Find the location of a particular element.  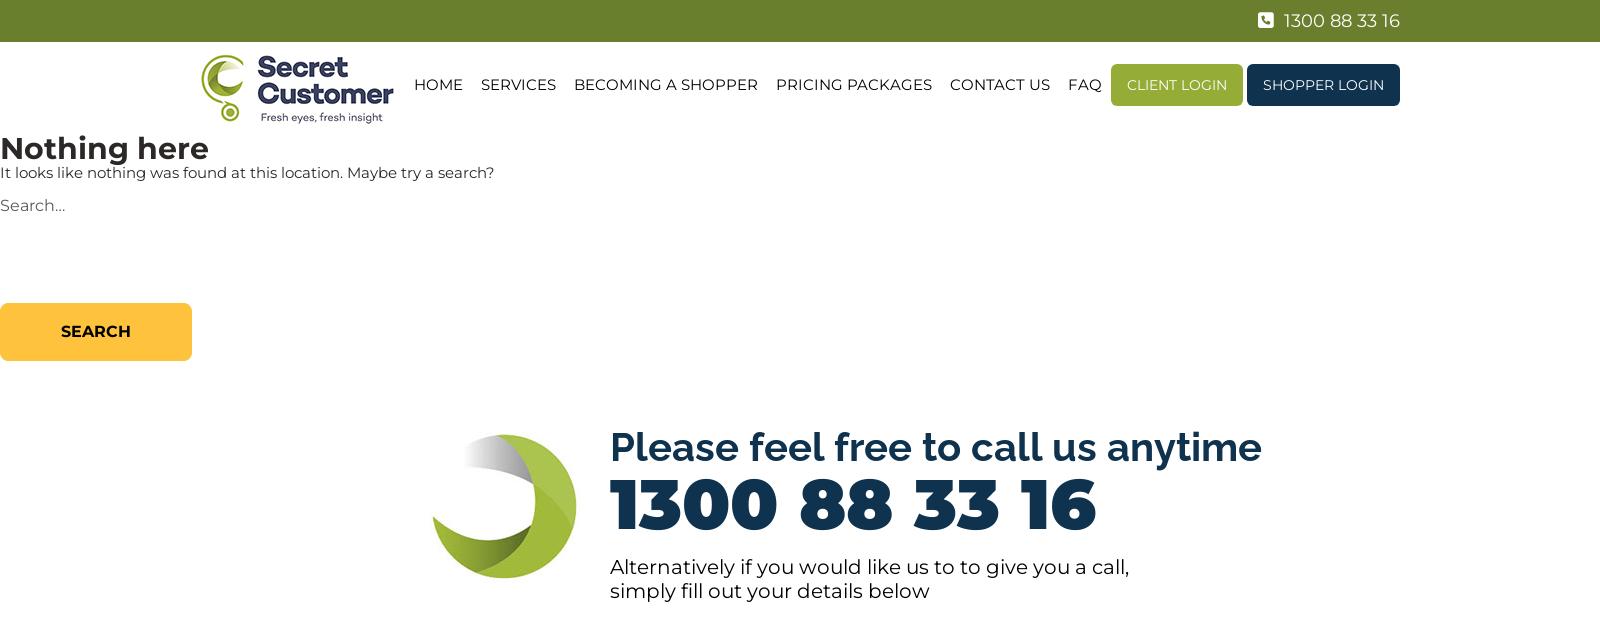

'Pricing Packages' is located at coordinates (851, 84).